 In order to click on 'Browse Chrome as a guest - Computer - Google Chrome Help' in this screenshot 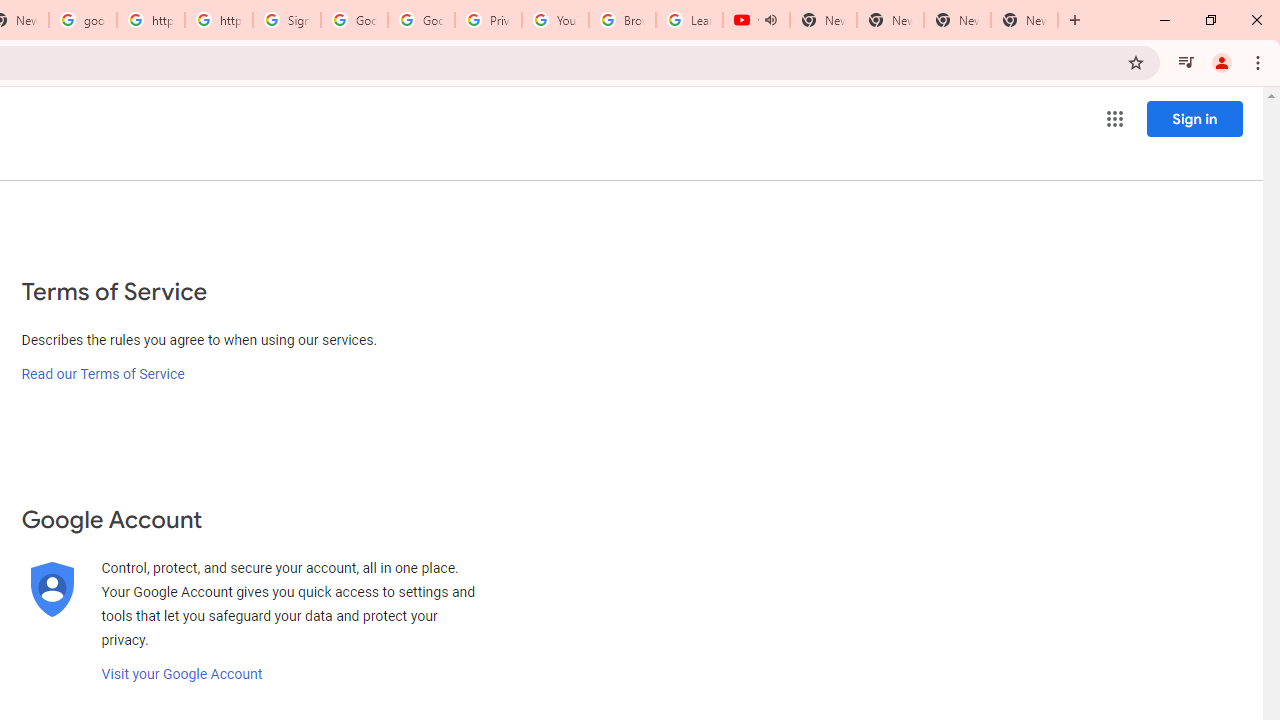, I will do `click(621, 20)`.